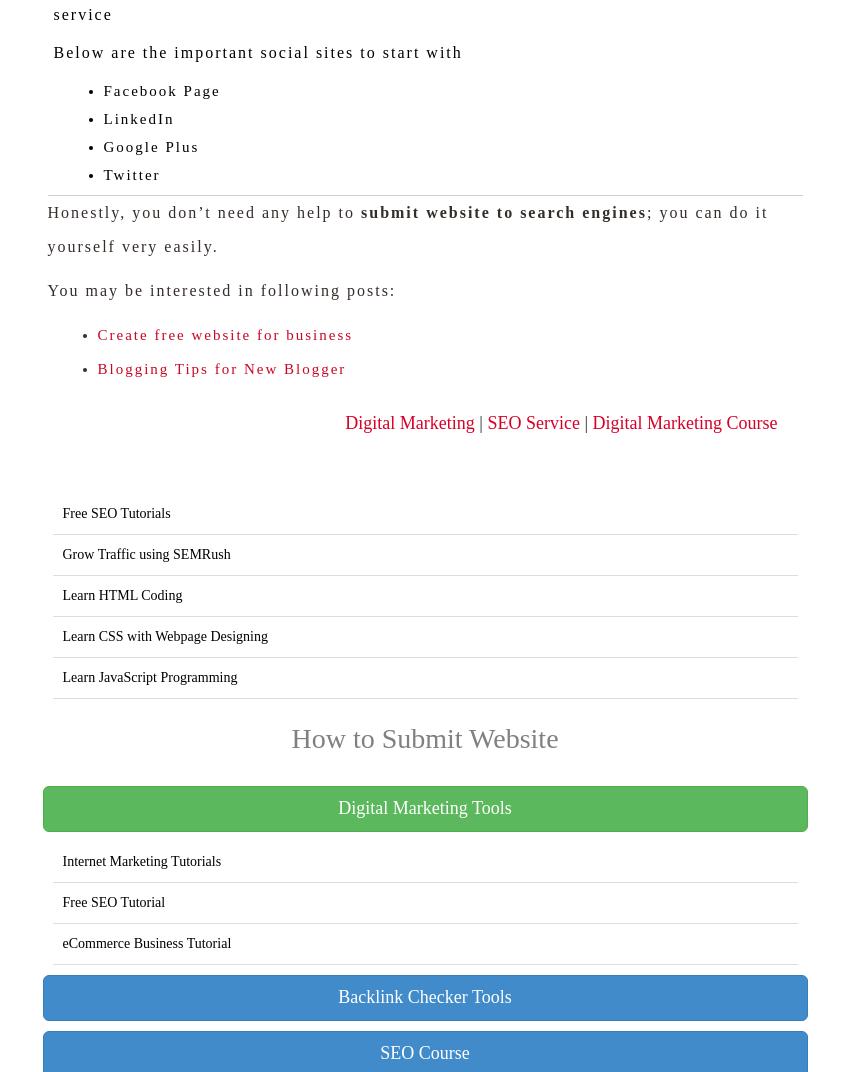 The height and width of the screenshot is (1072, 850). What do you see at coordinates (149, 676) in the screenshot?
I see `'Learn JavaScript Programming'` at bounding box center [149, 676].